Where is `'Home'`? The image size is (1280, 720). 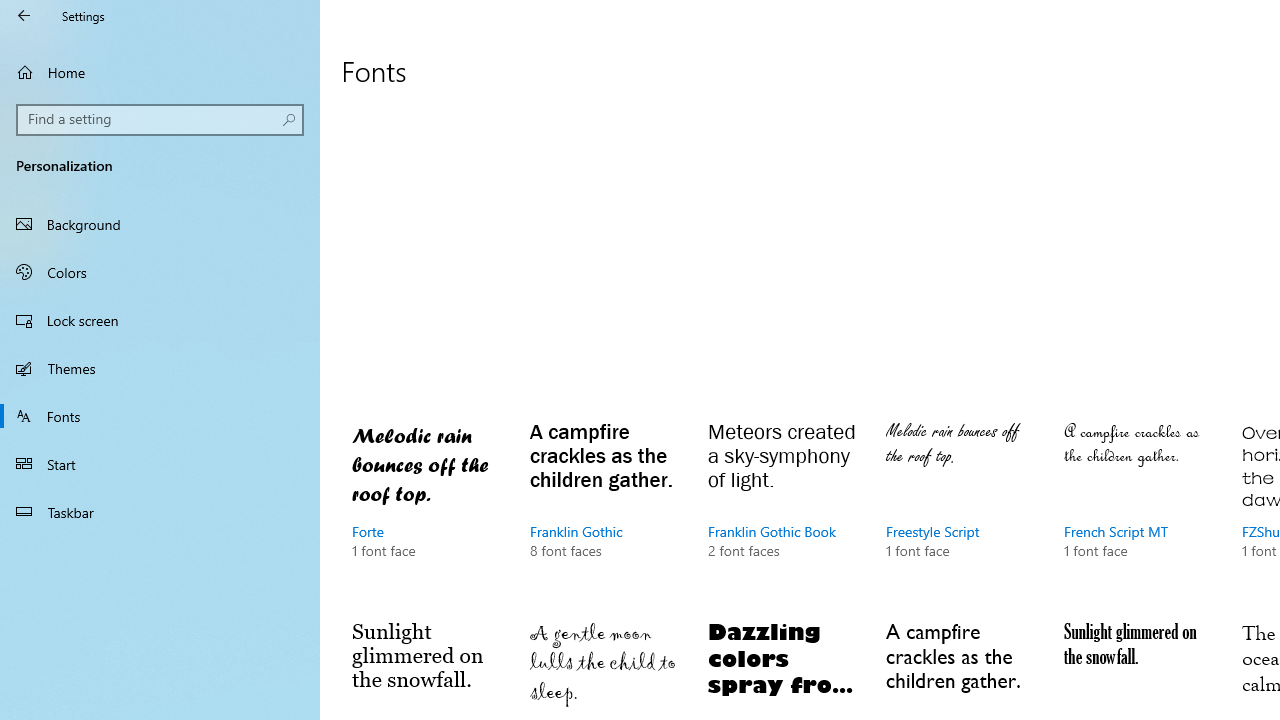 'Home' is located at coordinates (160, 71).